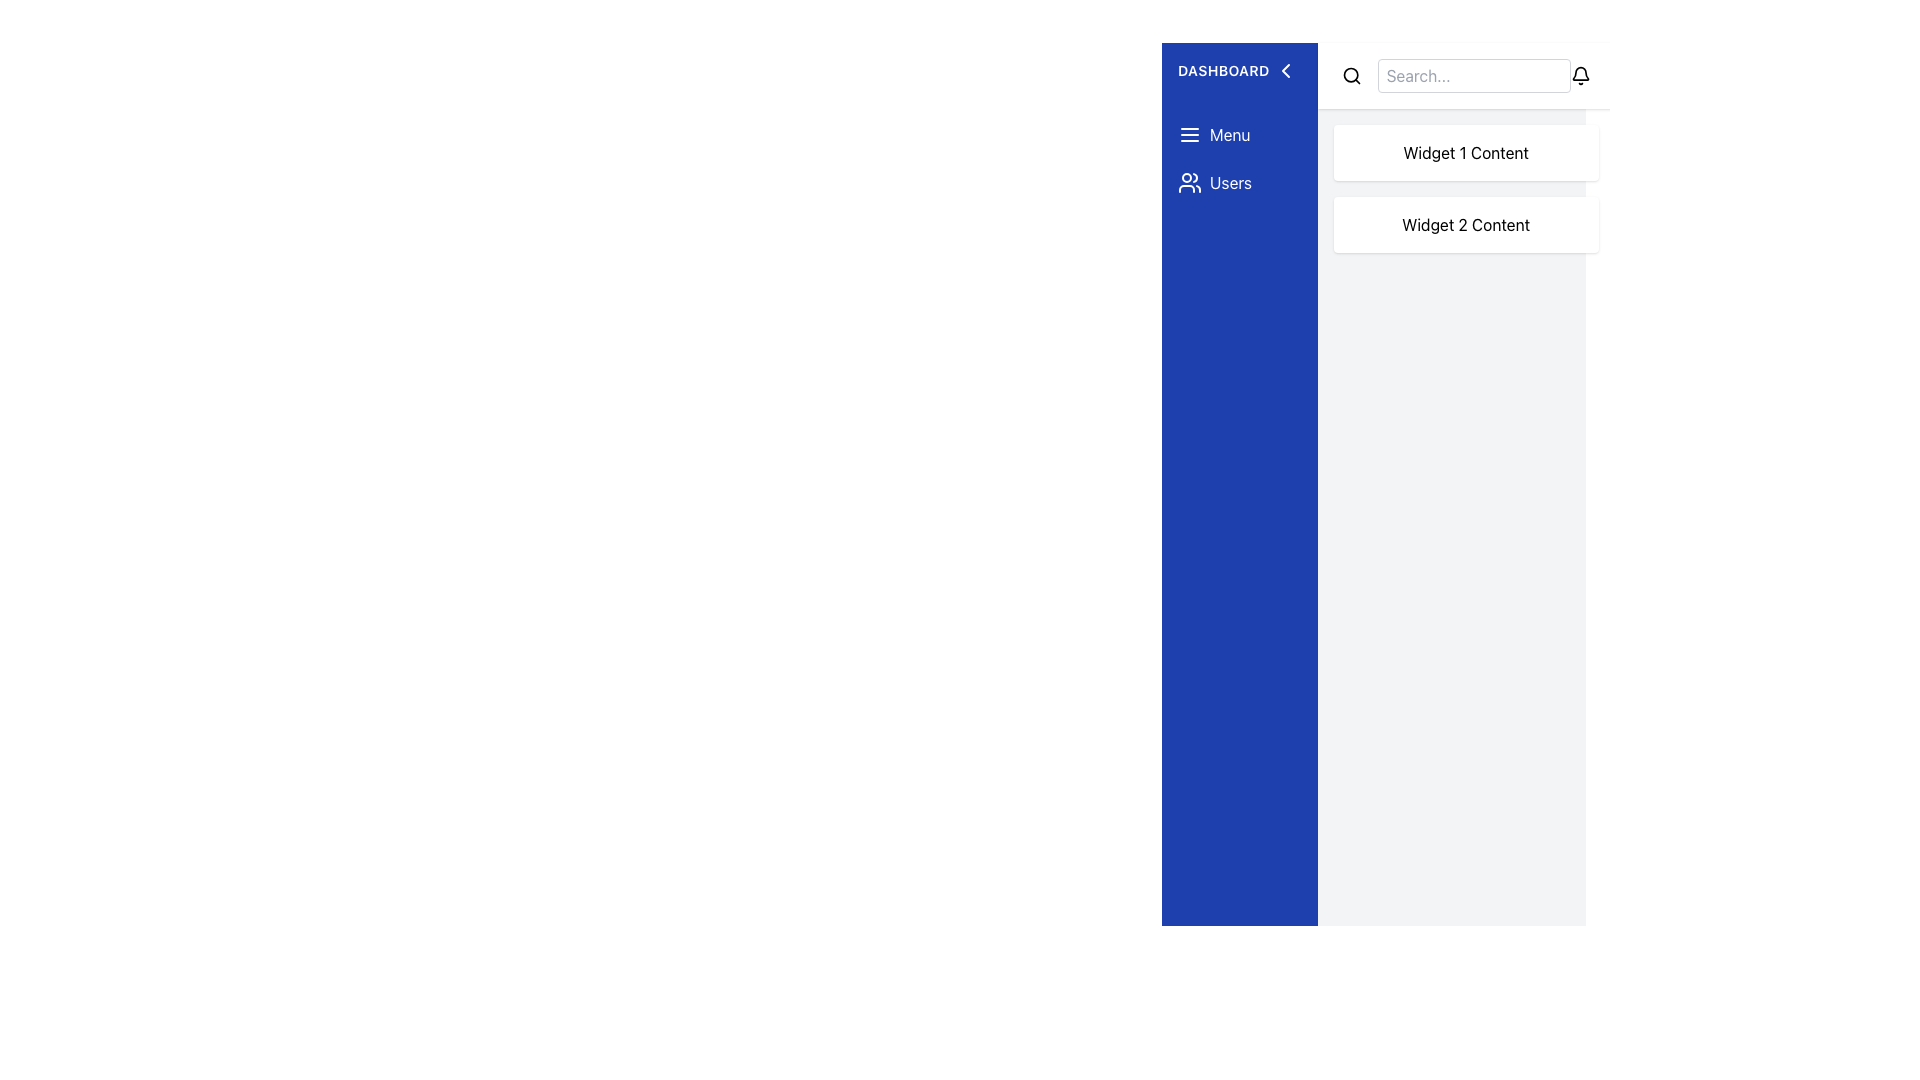  I want to click on the search icon represented by a magnifying glass outline, located at the top right corner of the interface, to the left of the text input field with the placeholder 'Search...', so click(1351, 75).